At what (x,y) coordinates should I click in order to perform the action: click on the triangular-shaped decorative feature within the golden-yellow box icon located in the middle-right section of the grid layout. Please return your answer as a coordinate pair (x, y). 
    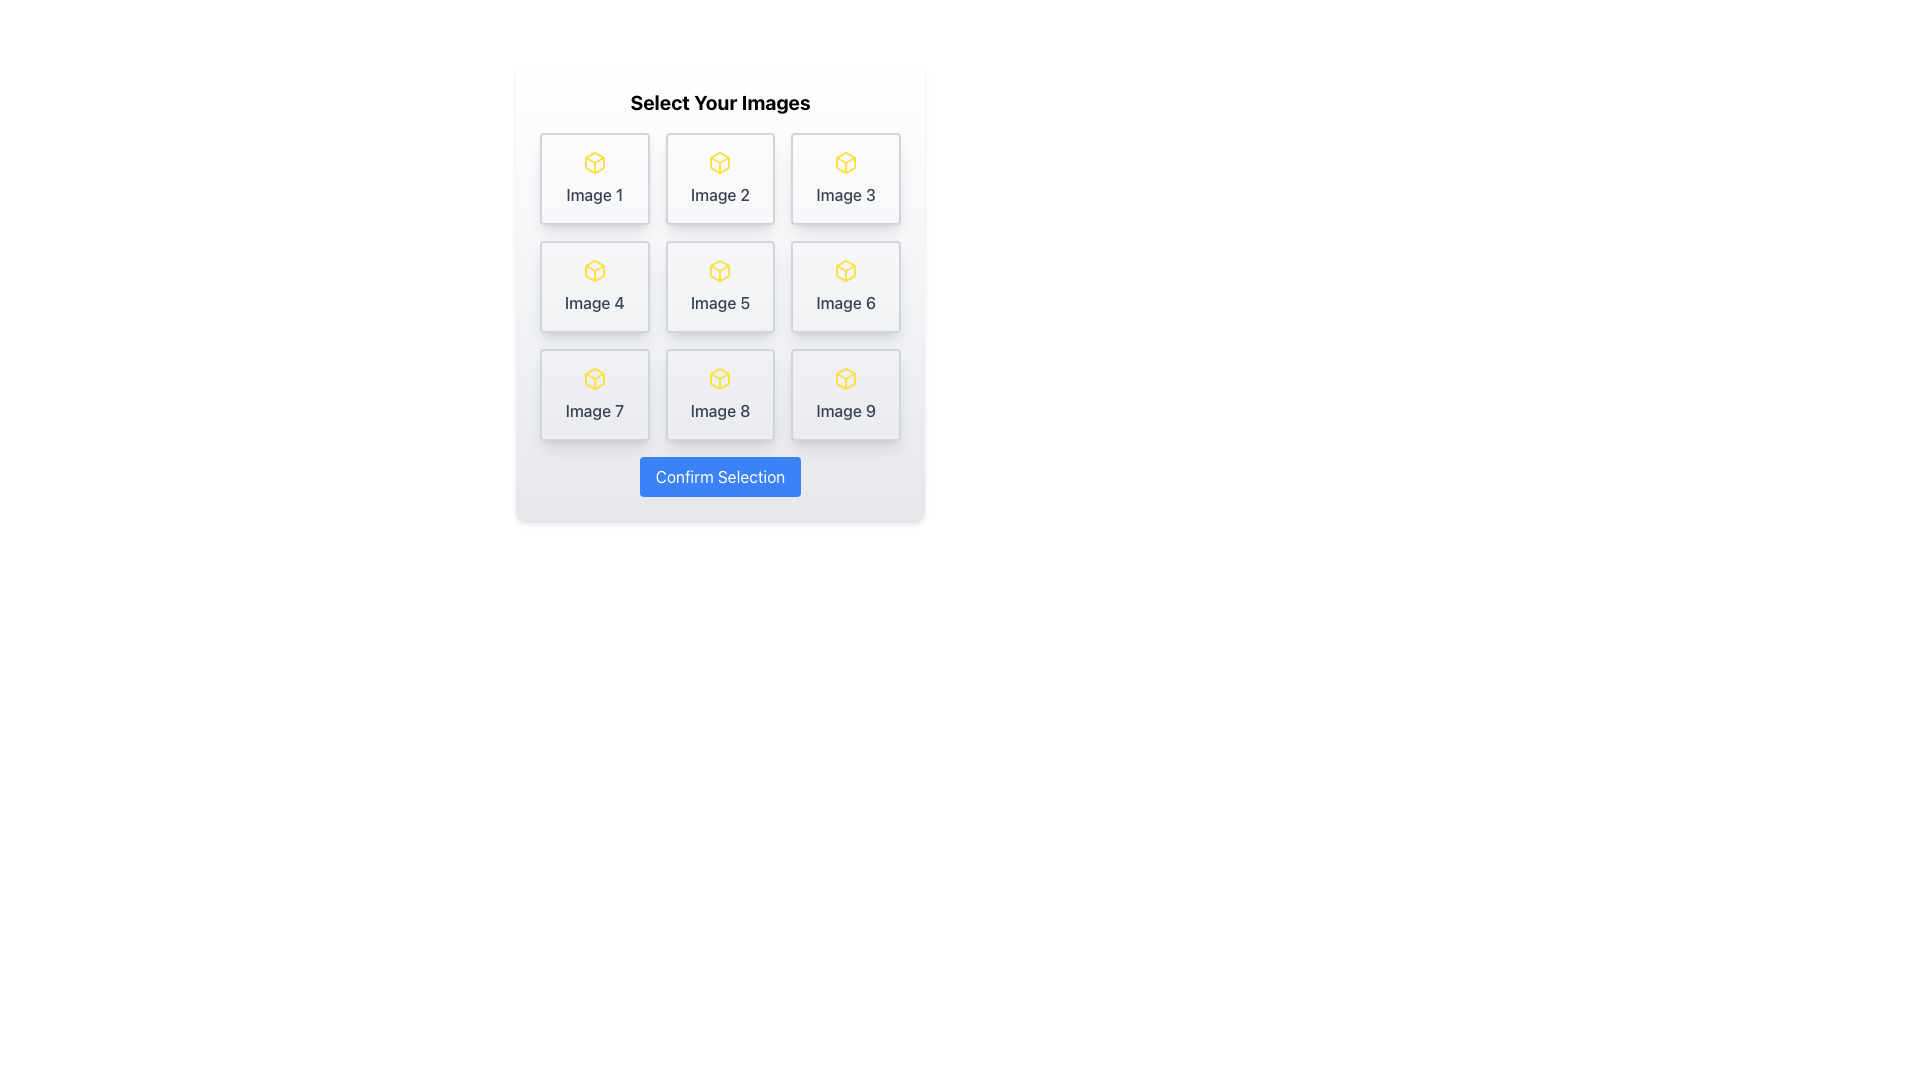
    Looking at the image, I should click on (846, 267).